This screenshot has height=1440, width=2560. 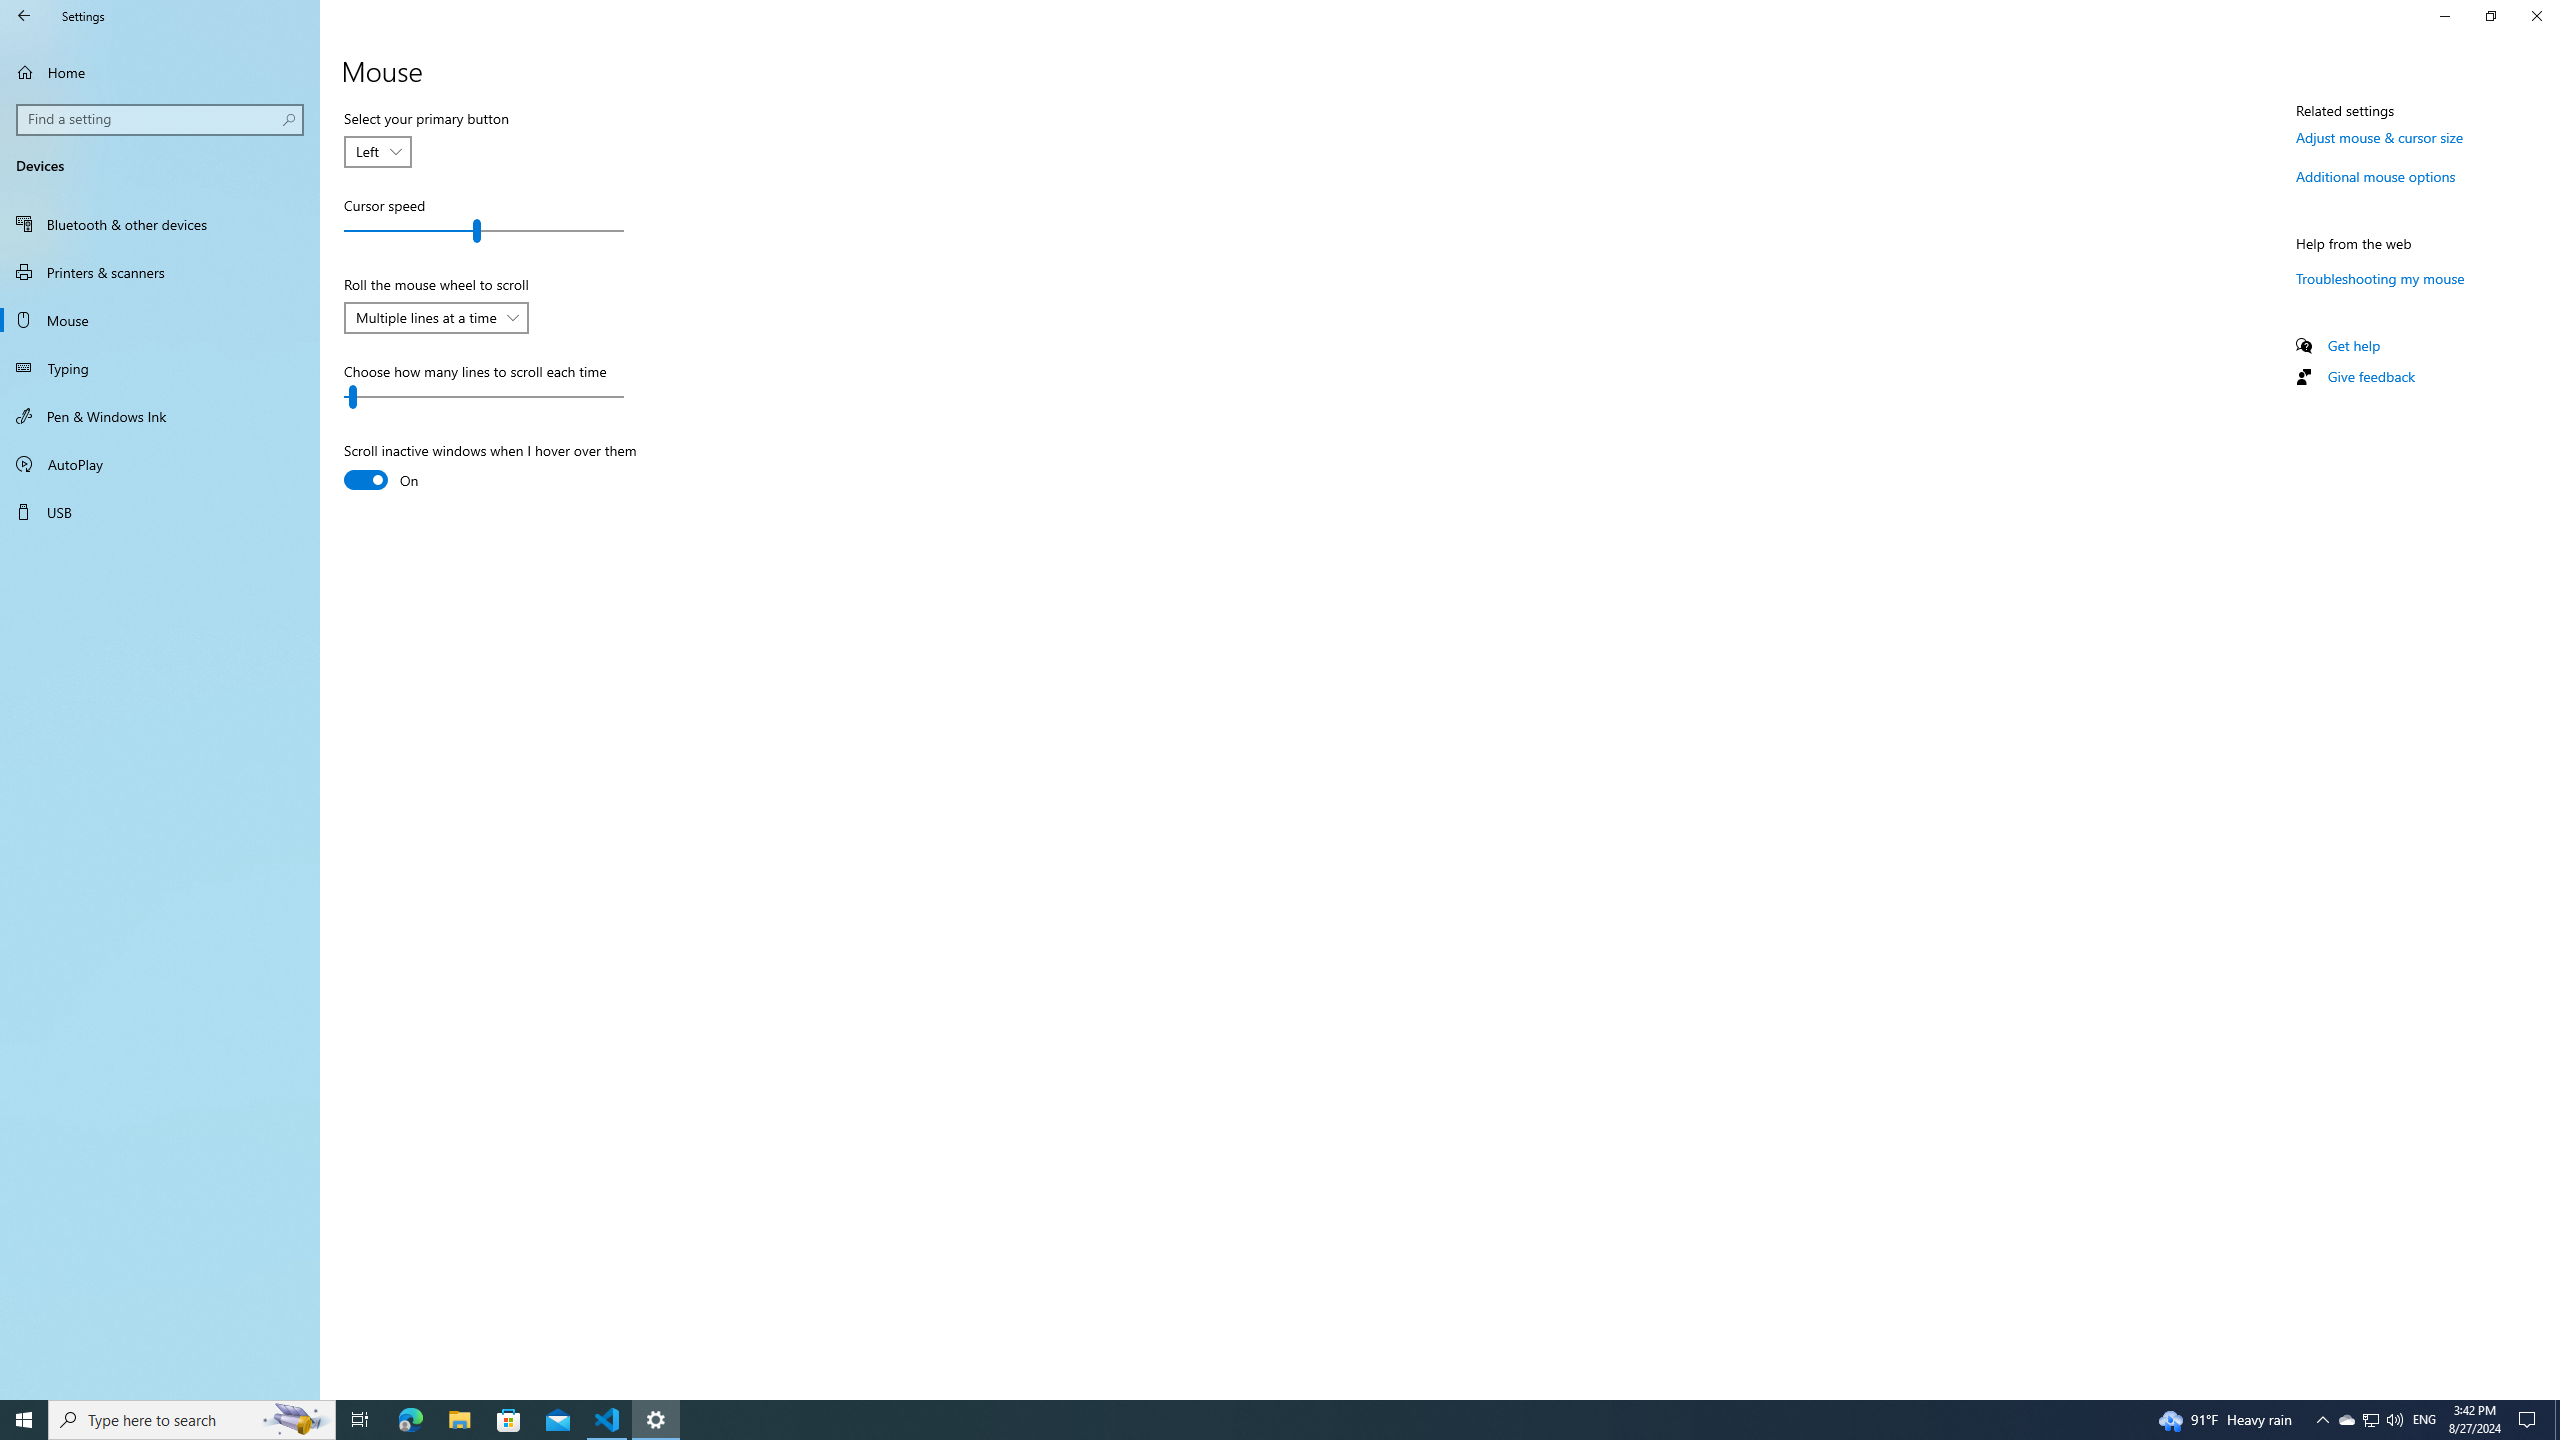 What do you see at coordinates (2378, 137) in the screenshot?
I see `'Adjust mouse & cursor size'` at bounding box center [2378, 137].